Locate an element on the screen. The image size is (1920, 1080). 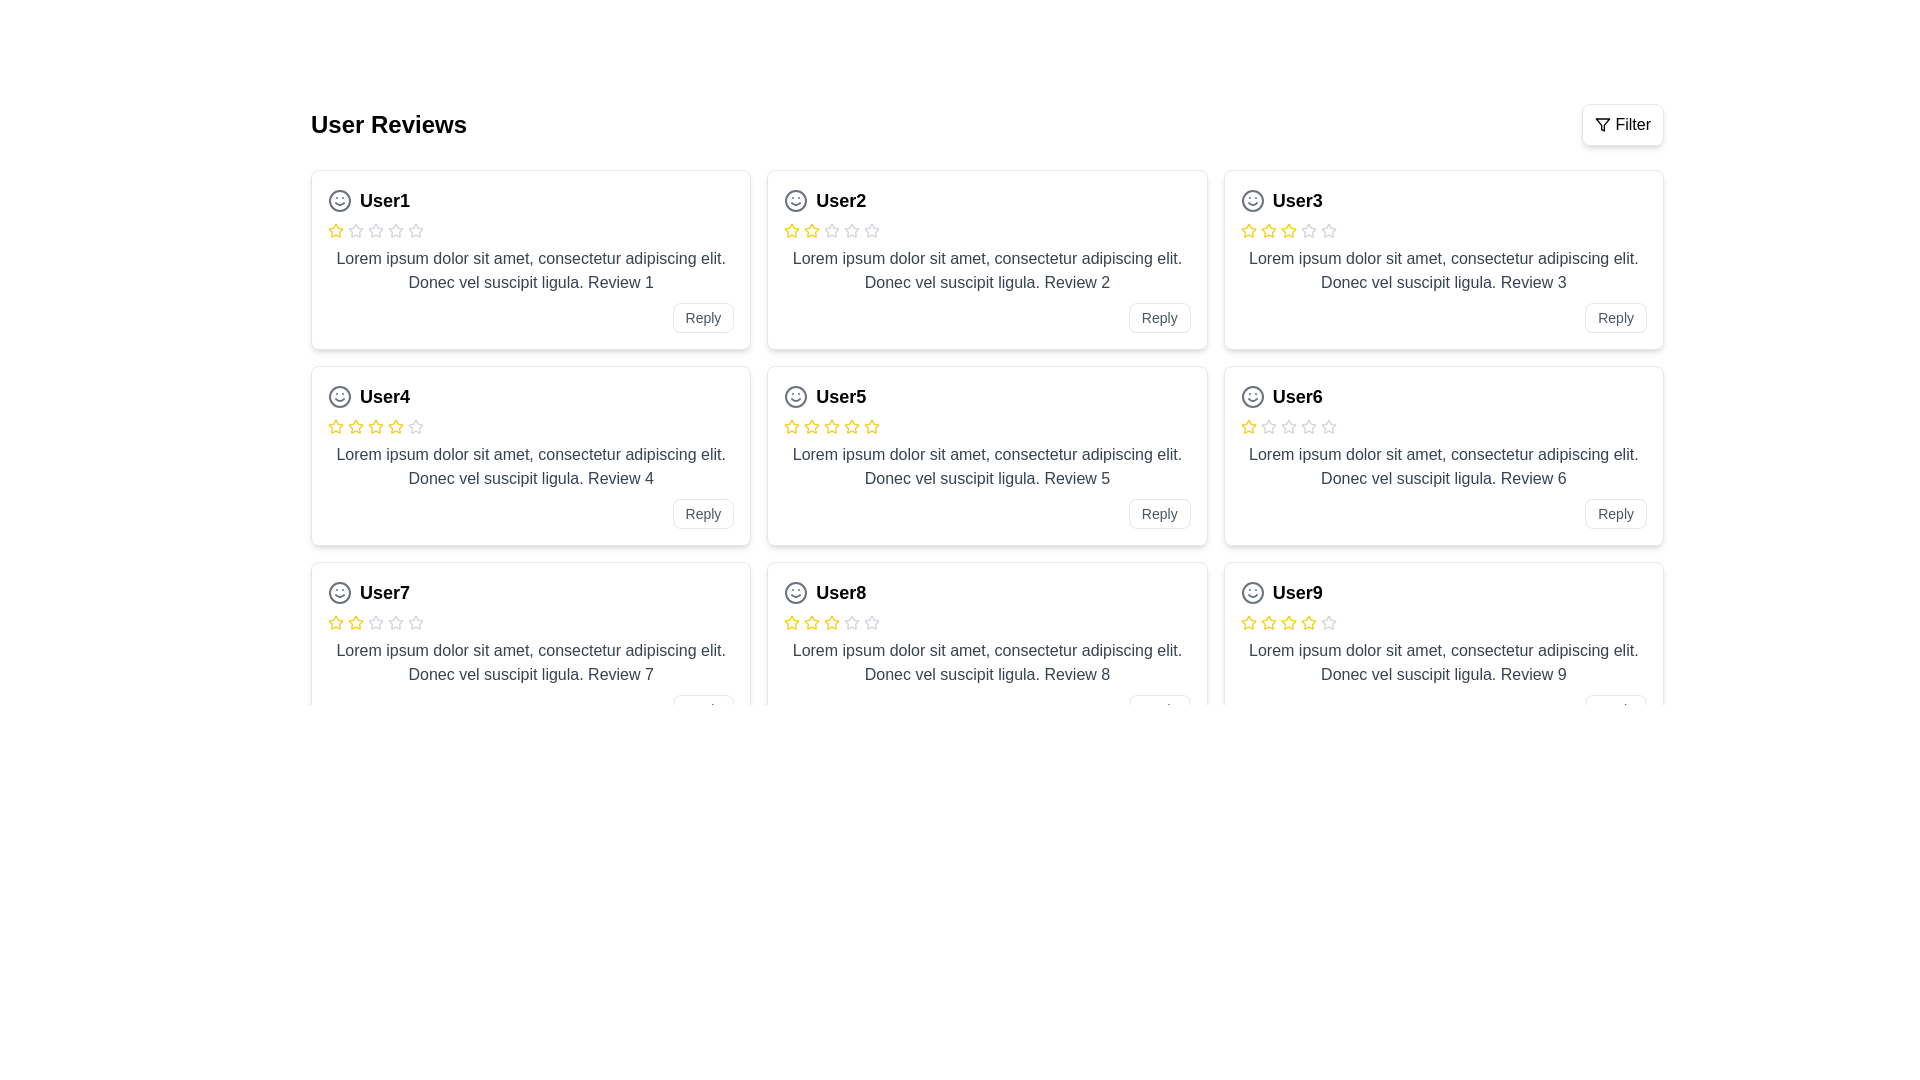
the yellow star icon representing the first rating in User1's review in the grid layout is located at coordinates (336, 229).